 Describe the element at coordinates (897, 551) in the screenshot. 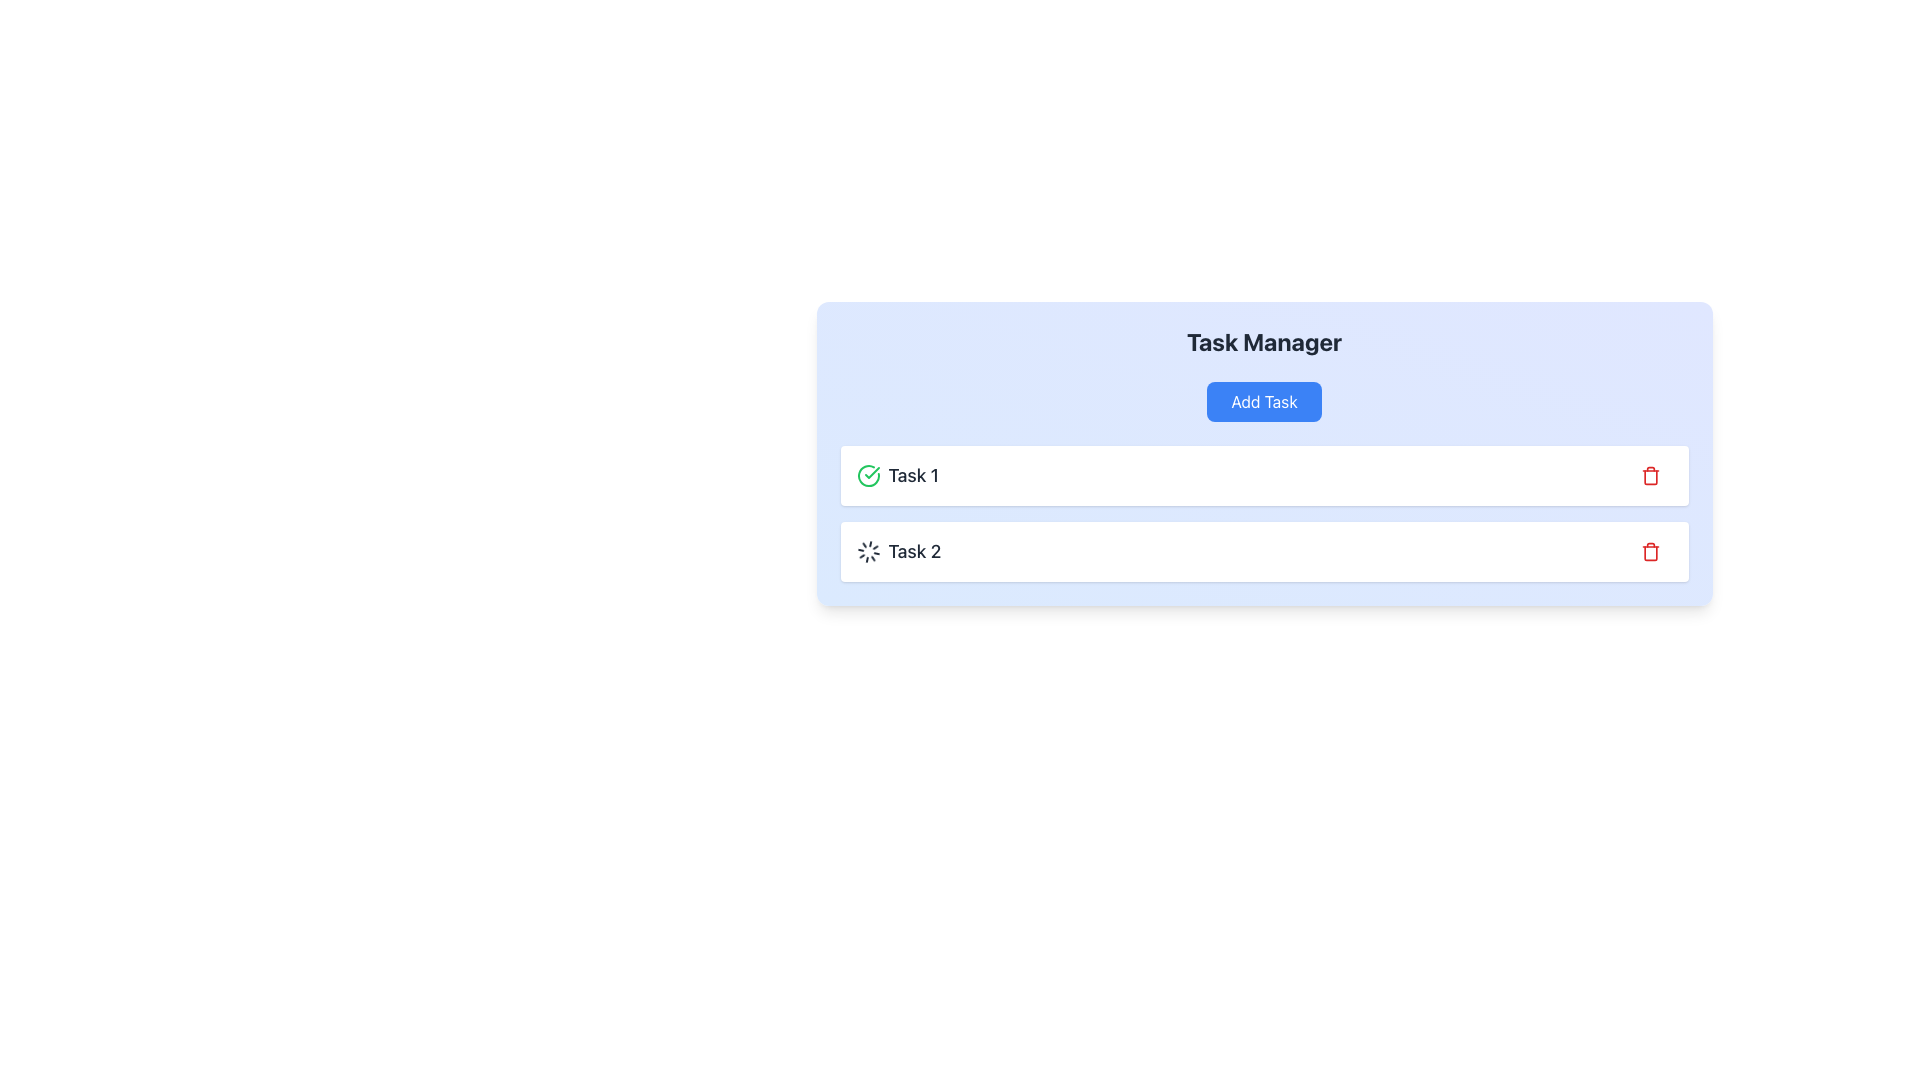

I see `the label indicating 'Task 2' with a spinning loader icon` at that location.